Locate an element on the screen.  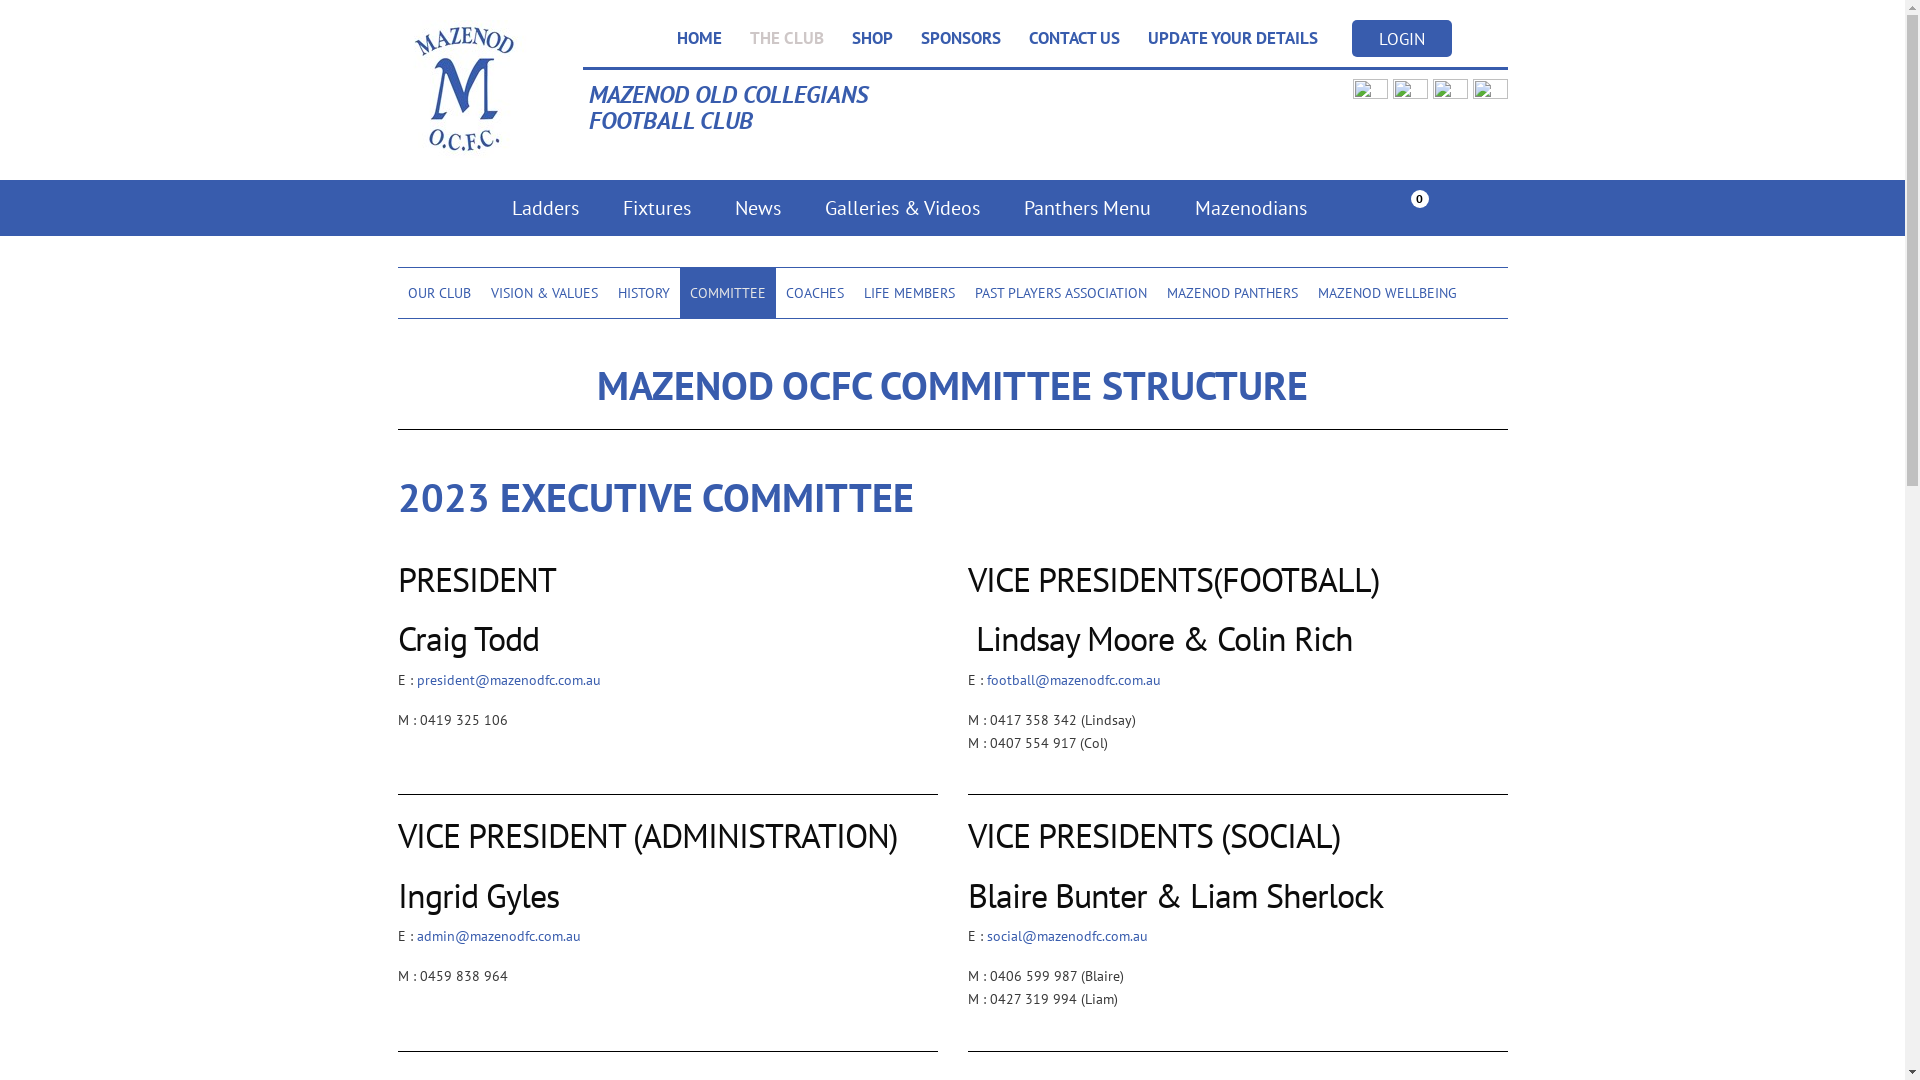
'Fixtures' is located at coordinates (656, 208).